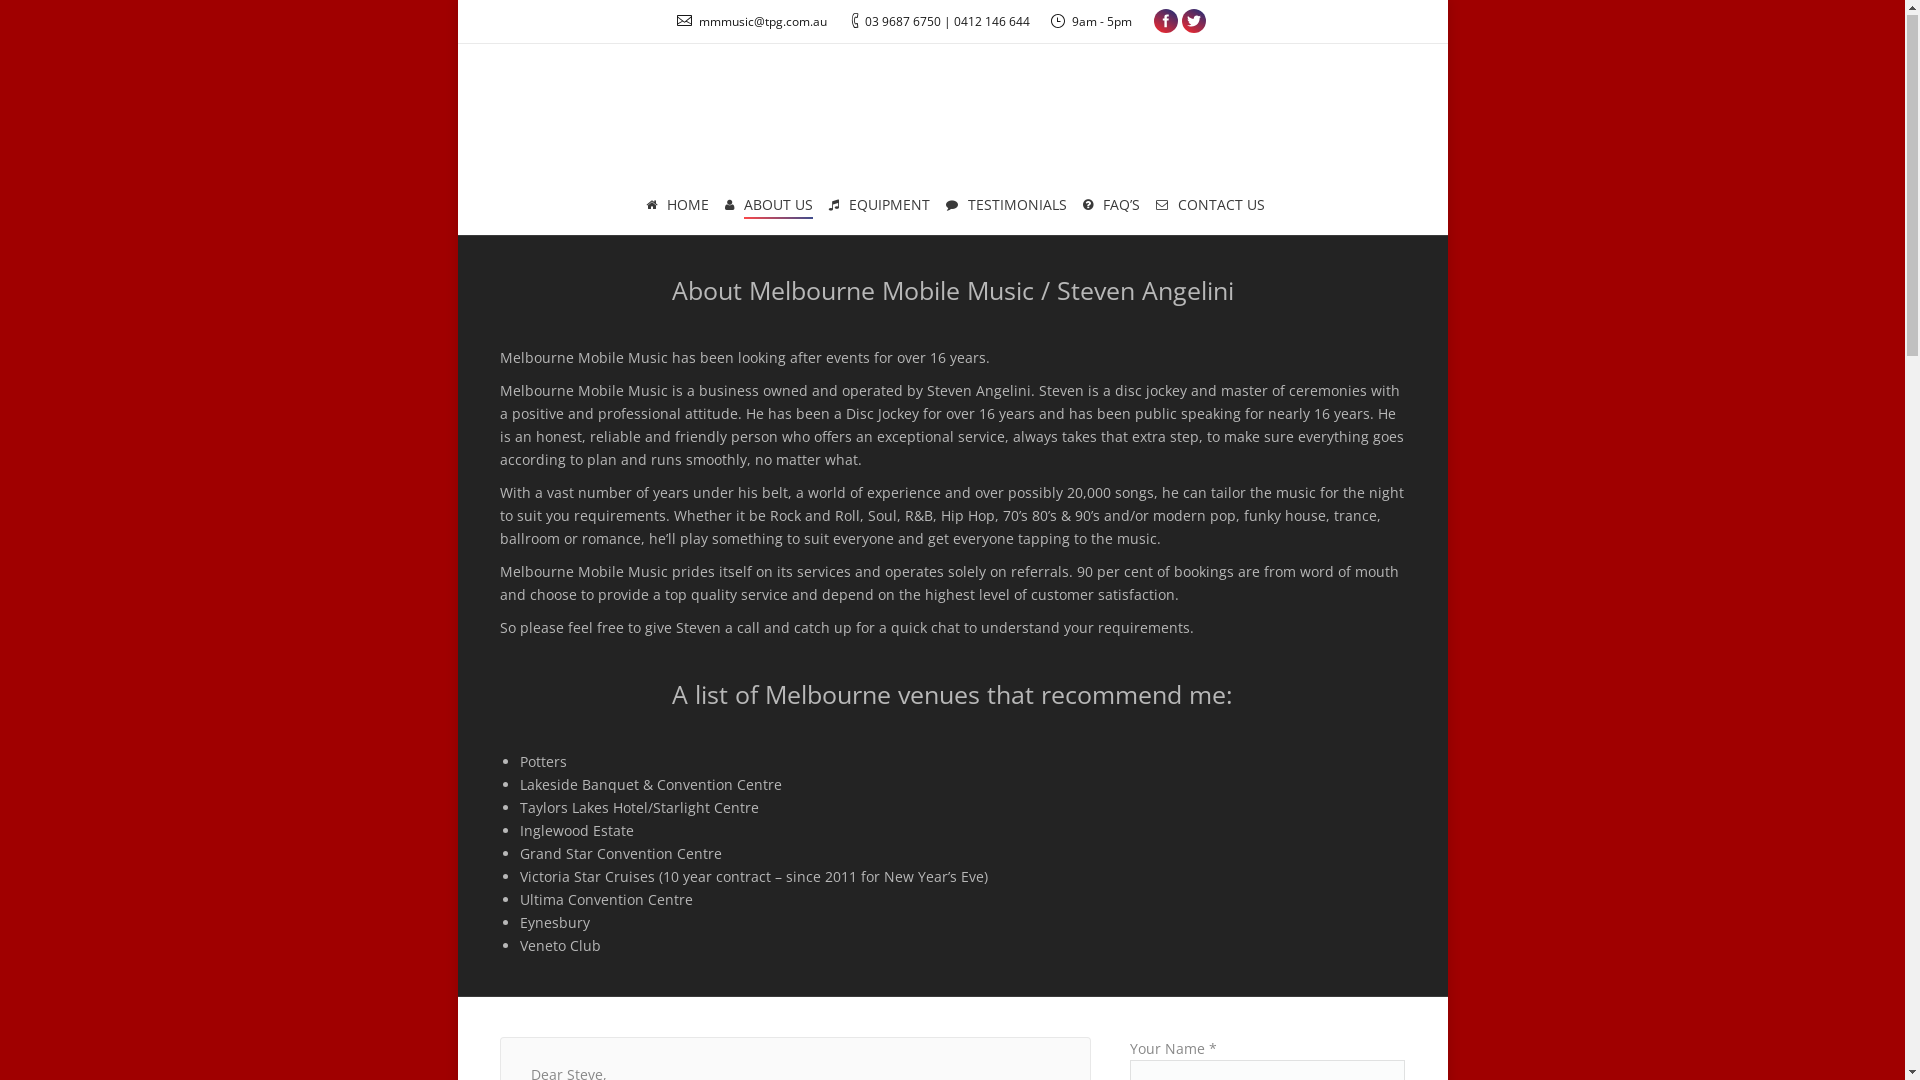  What do you see at coordinates (676, 207) in the screenshot?
I see `'HOME'` at bounding box center [676, 207].